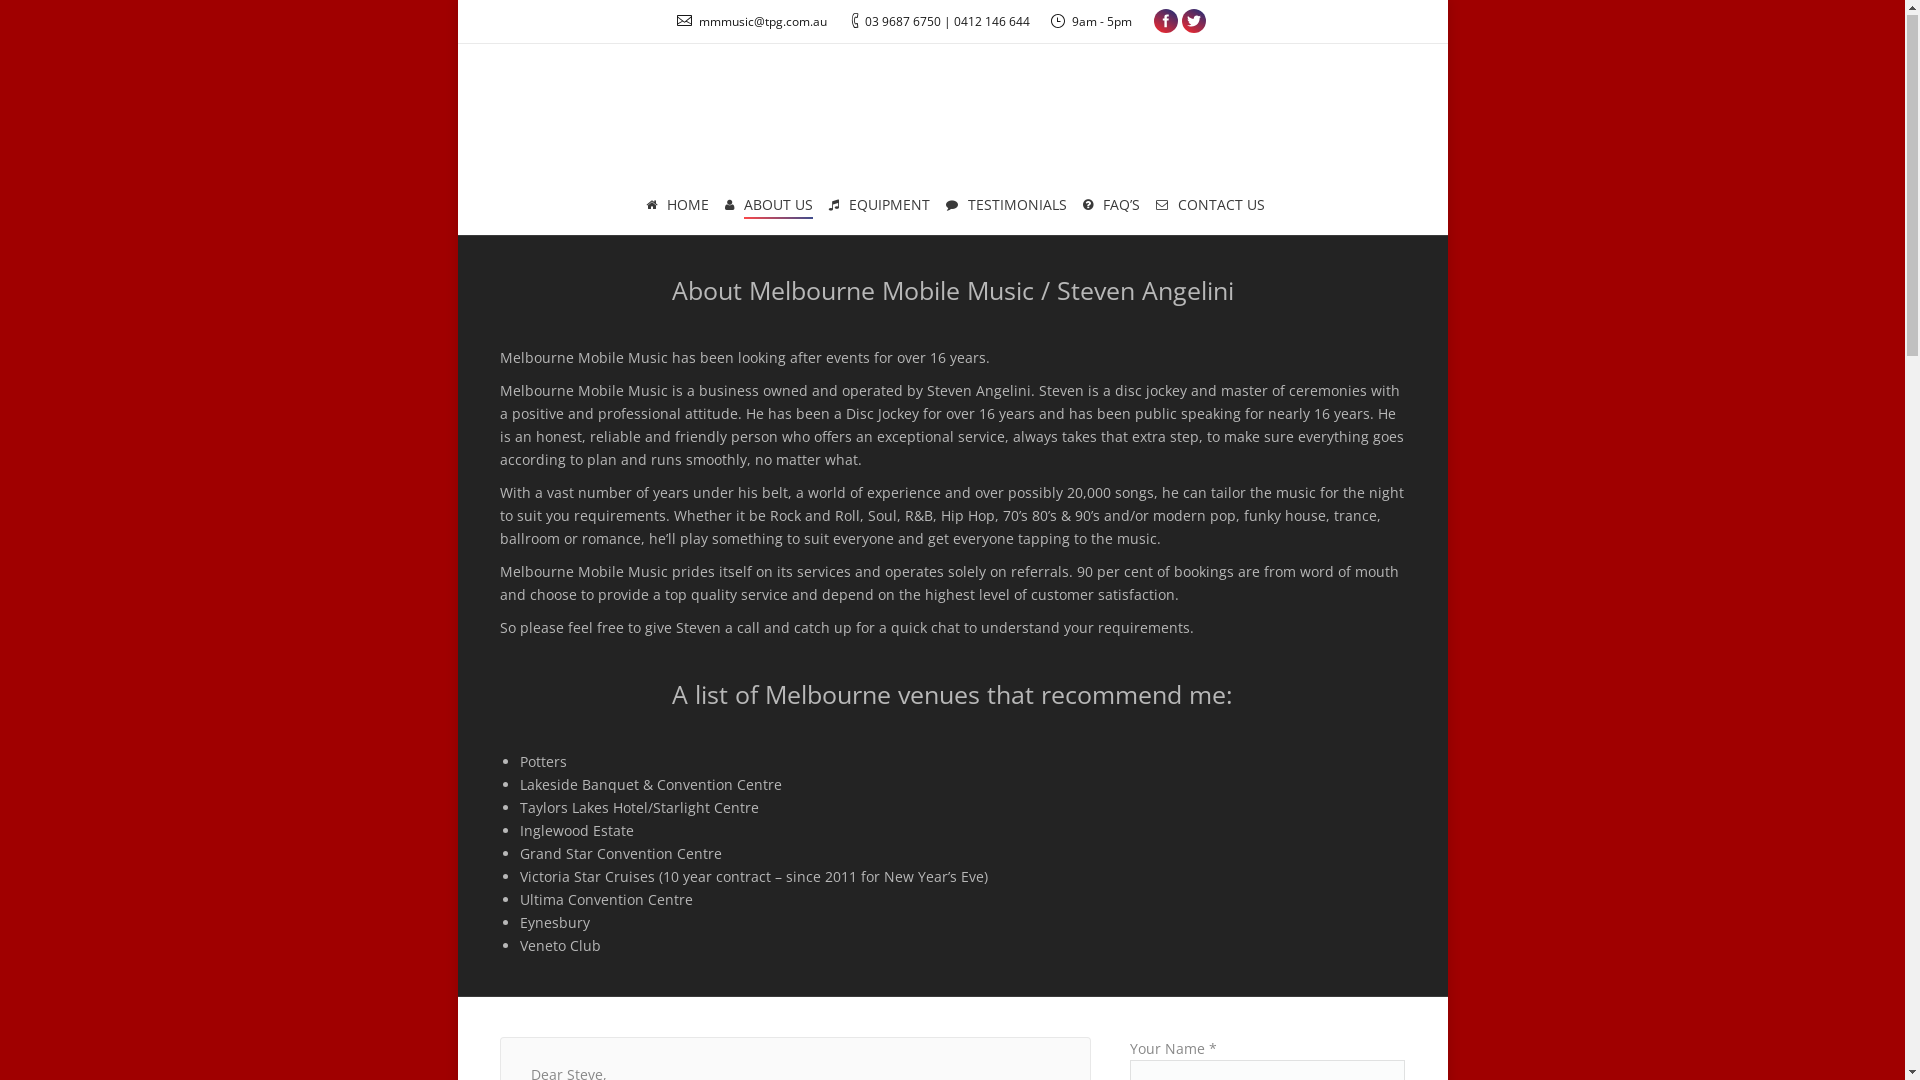  What do you see at coordinates (676, 207) in the screenshot?
I see `'HOME'` at bounding box center [676, 207].